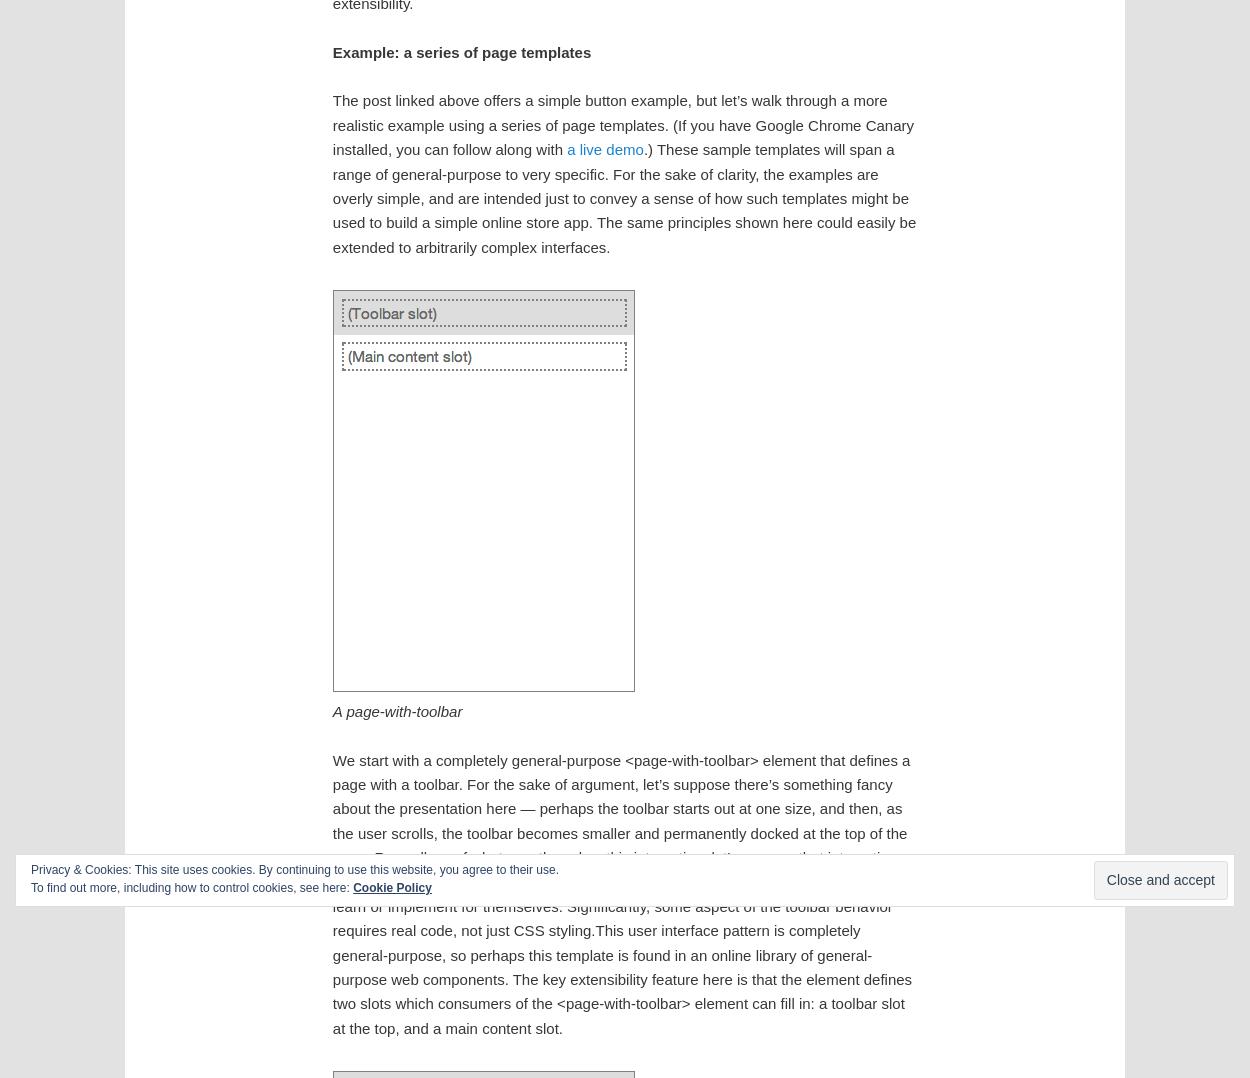  Describe the element at coordinates (621, 893) in the screenshot. I see `'We start with a completely general-purpose <page-with-toolbar> element that defines a page with a toolbar. For the sake of argument, let’s suppose there’s something fancy about the presentation here — perhaps the toolbar starts out at one size, and then, as the user scrolls, the toolbar becomes smaller and permanently docked at the top of the page. Regardless of what exactly makes this interesting, let’s assume that interesting stuff entails web ninja tricks the average designer or developer doesn’t have the time to learn or implement for themselves. Significantly, some aspect of the toolbar behavior requires real code, not just CSS styling.This user interface pattern is completely general-purpose, so perhaps this template is found in an online library of general-purpose web components. The key extensibility feature here is that the element defines two slots which consumers of the <page-with-toolbar> element can fill in: a toolbar slot at the top, and a main content slot.'` at that location.